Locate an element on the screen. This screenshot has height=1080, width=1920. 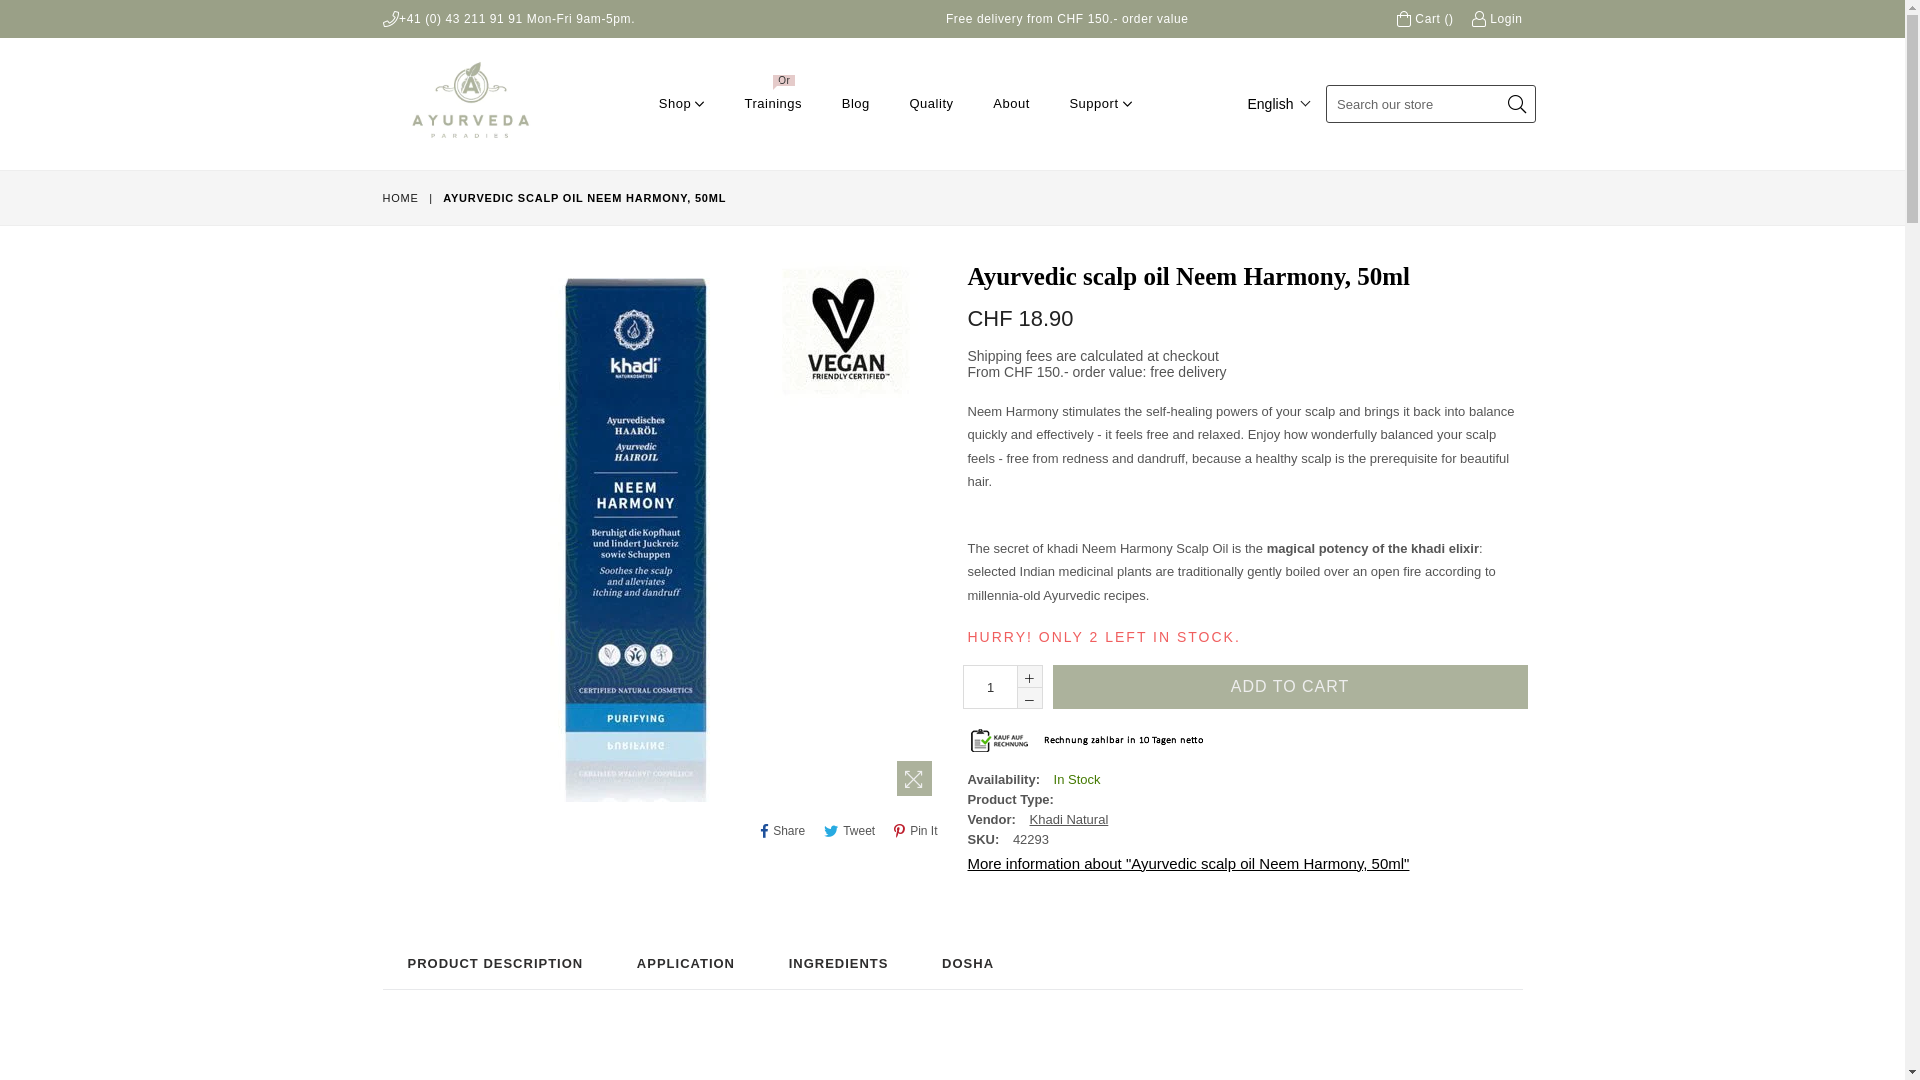
'Cart ()' is located at coordinates (1424, 18).